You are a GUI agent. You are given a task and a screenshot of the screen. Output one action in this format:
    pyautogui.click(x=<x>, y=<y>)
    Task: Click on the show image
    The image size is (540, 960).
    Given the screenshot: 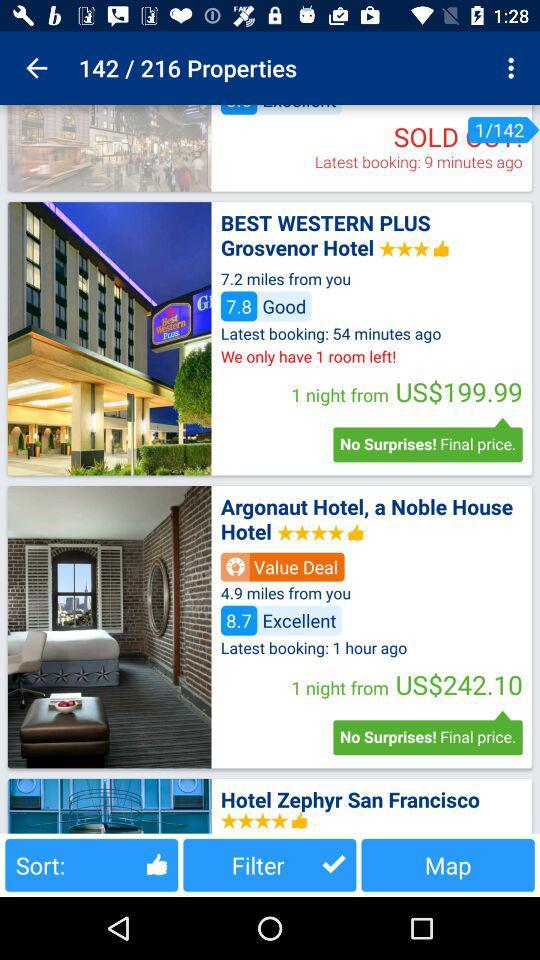 What is the action you would take?
    pyautogui.click(x=109, y=147)
    